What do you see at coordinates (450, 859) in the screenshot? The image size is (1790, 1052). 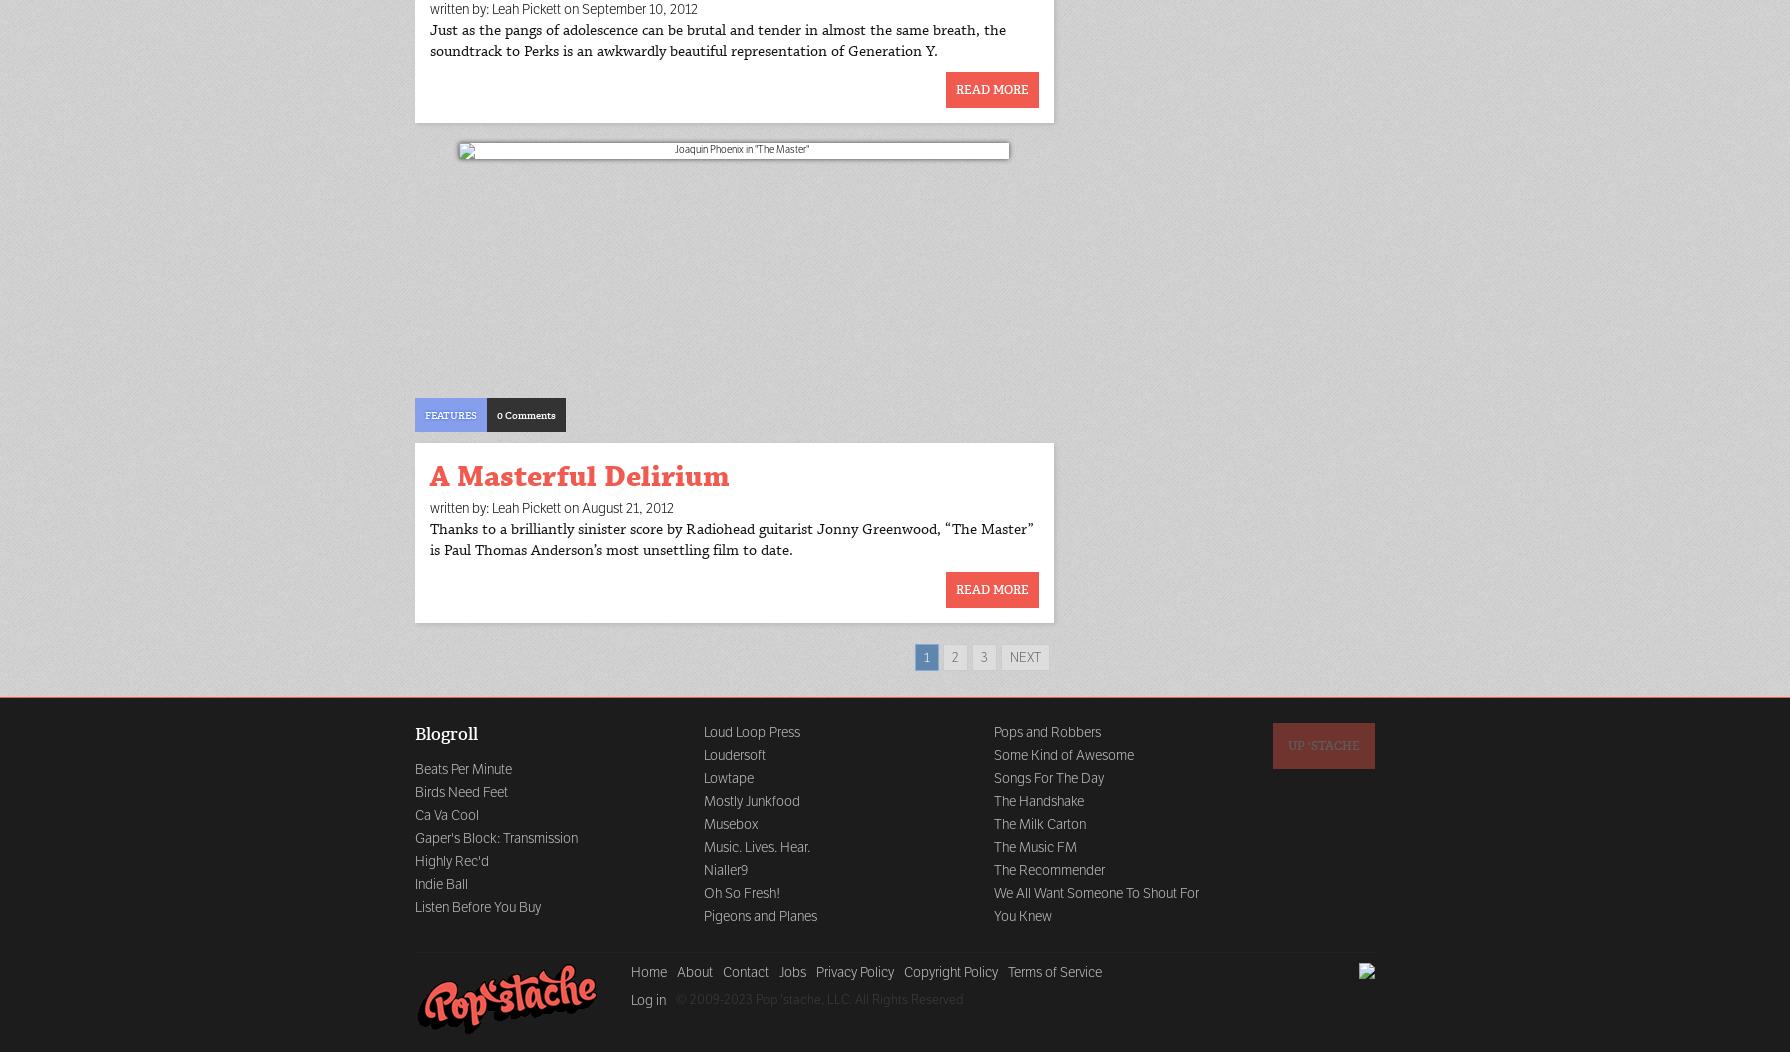 I see `'Highly Rec'd'` at bounding box center [450, 859].